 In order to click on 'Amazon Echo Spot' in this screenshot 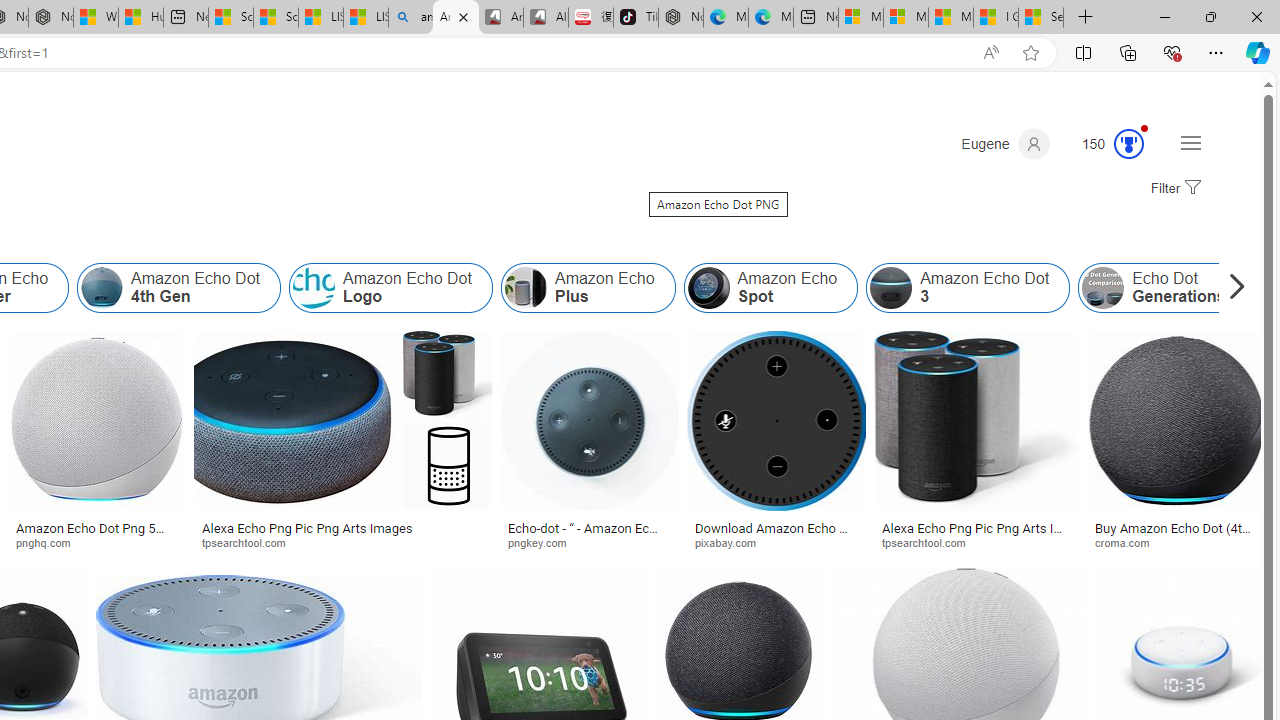, I will do `click(708, 288)`.